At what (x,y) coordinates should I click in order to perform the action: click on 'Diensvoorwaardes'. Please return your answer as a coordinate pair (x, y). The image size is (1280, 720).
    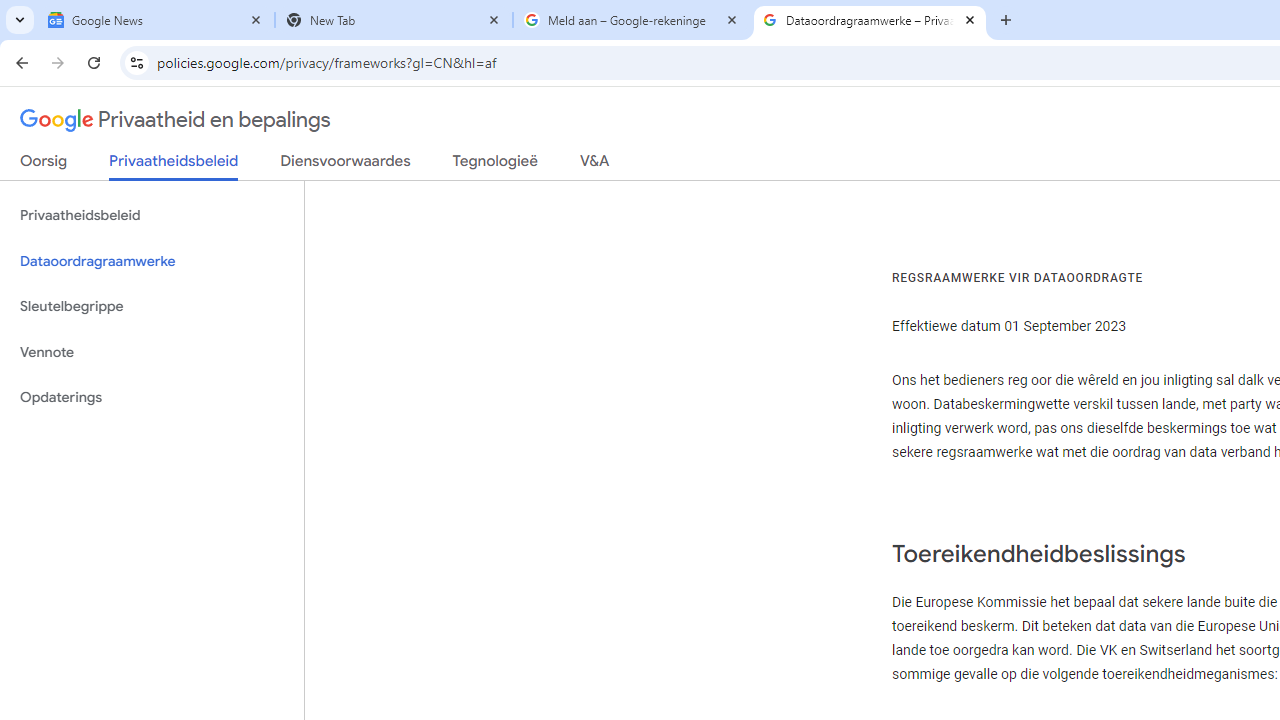
    Looking at the image, I should click on (345, 164).